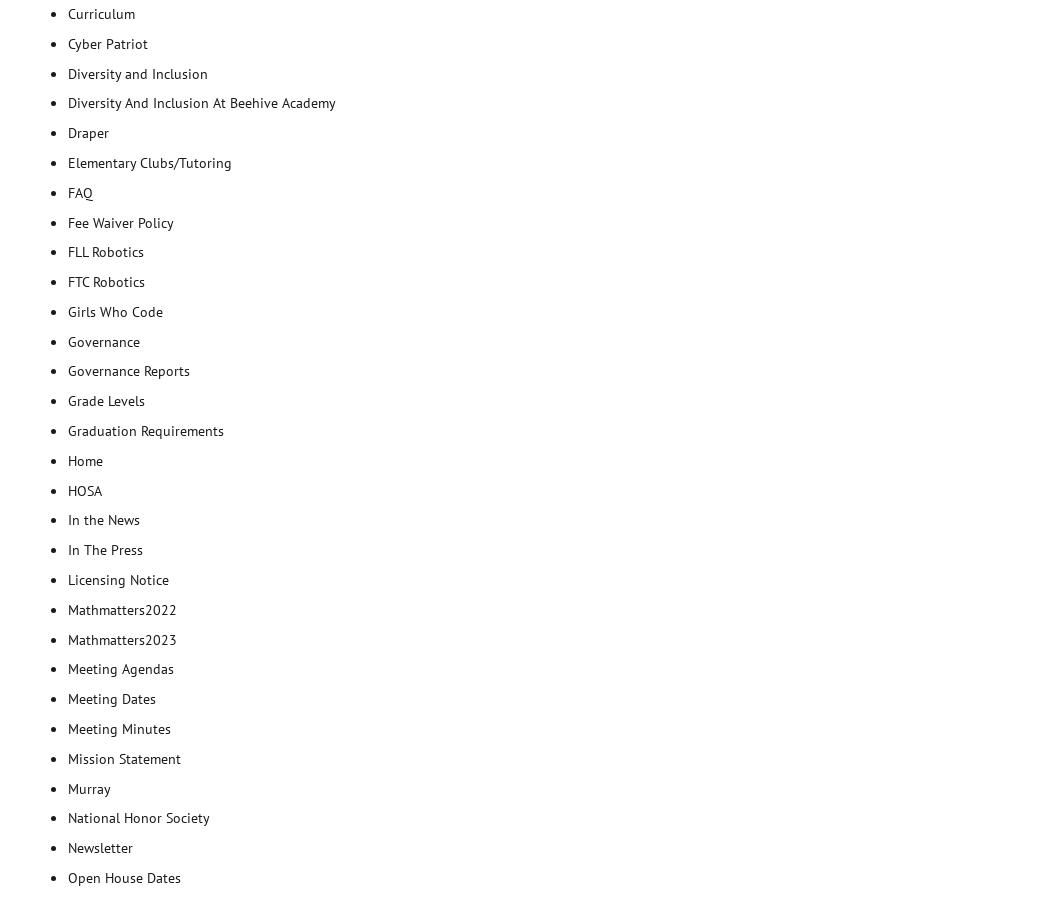 This screenshot has height=901, width=1050. I want to click on 'Draper', so click(67, 132).